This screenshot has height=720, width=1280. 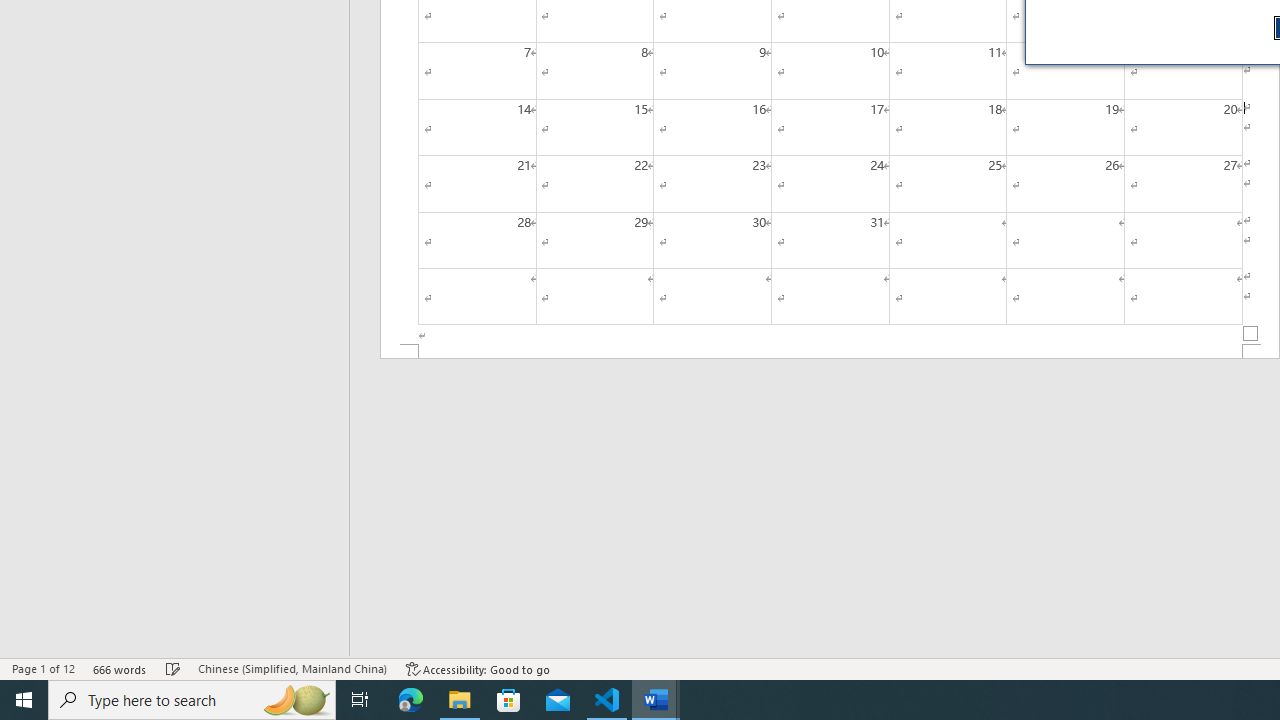 I want to click on 'Word - 2 running windows', so click(x=656, y=698).